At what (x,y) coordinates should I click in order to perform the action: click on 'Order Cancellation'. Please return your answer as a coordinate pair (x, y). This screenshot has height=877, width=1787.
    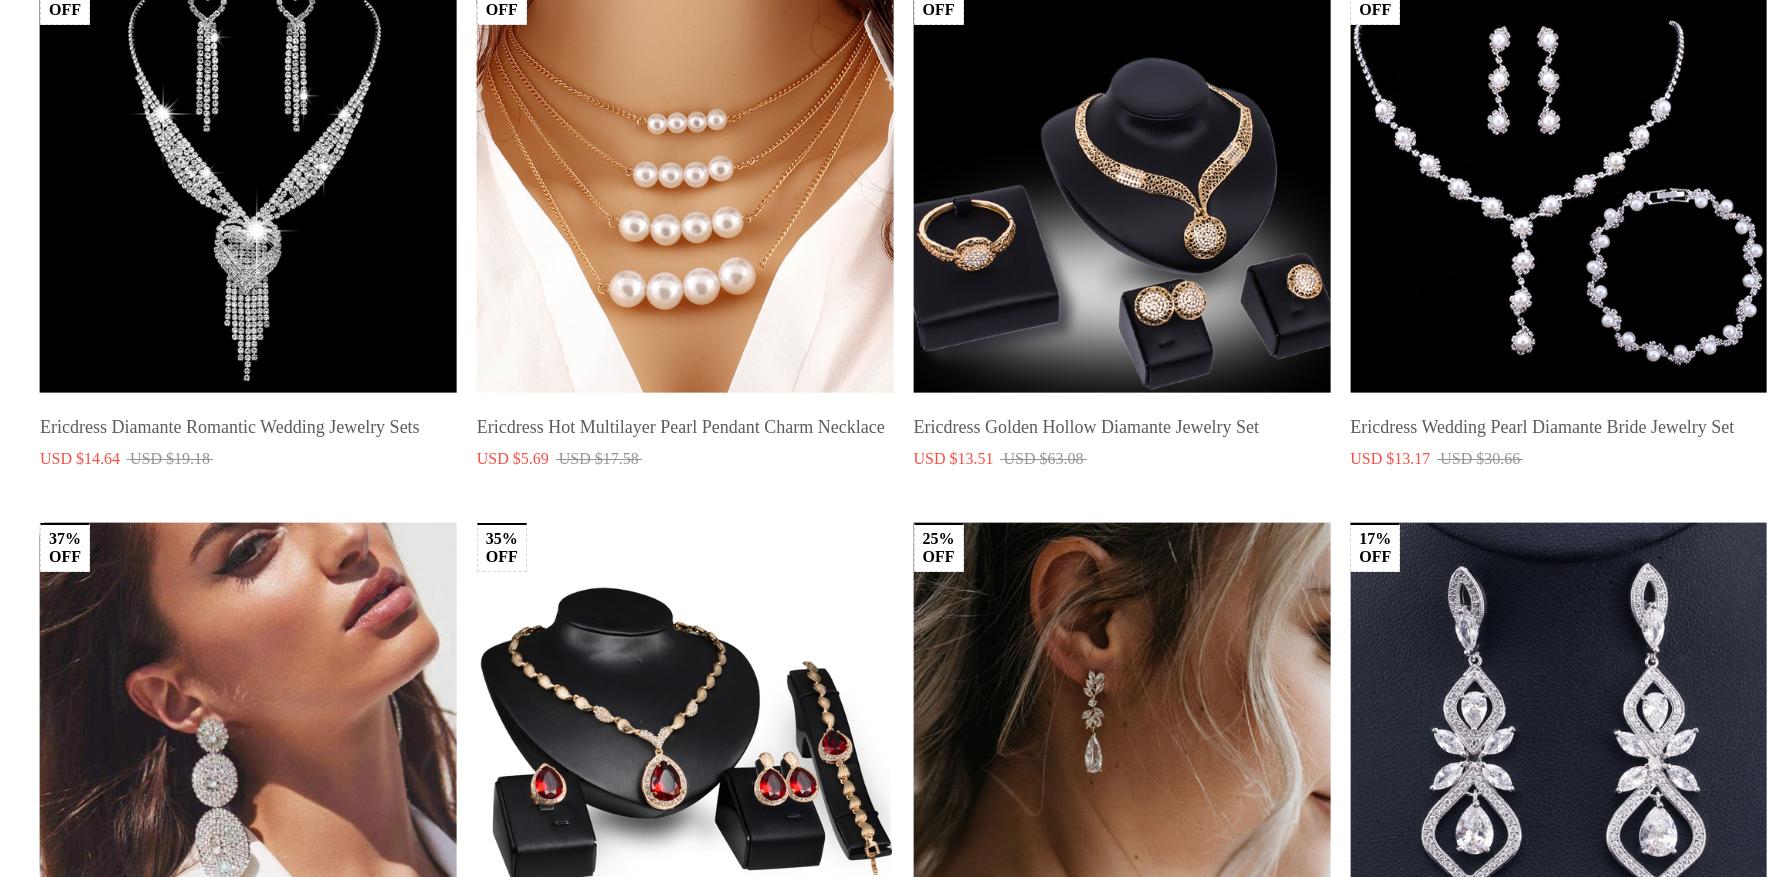
    Looking at the image, I should click on (434, 801).